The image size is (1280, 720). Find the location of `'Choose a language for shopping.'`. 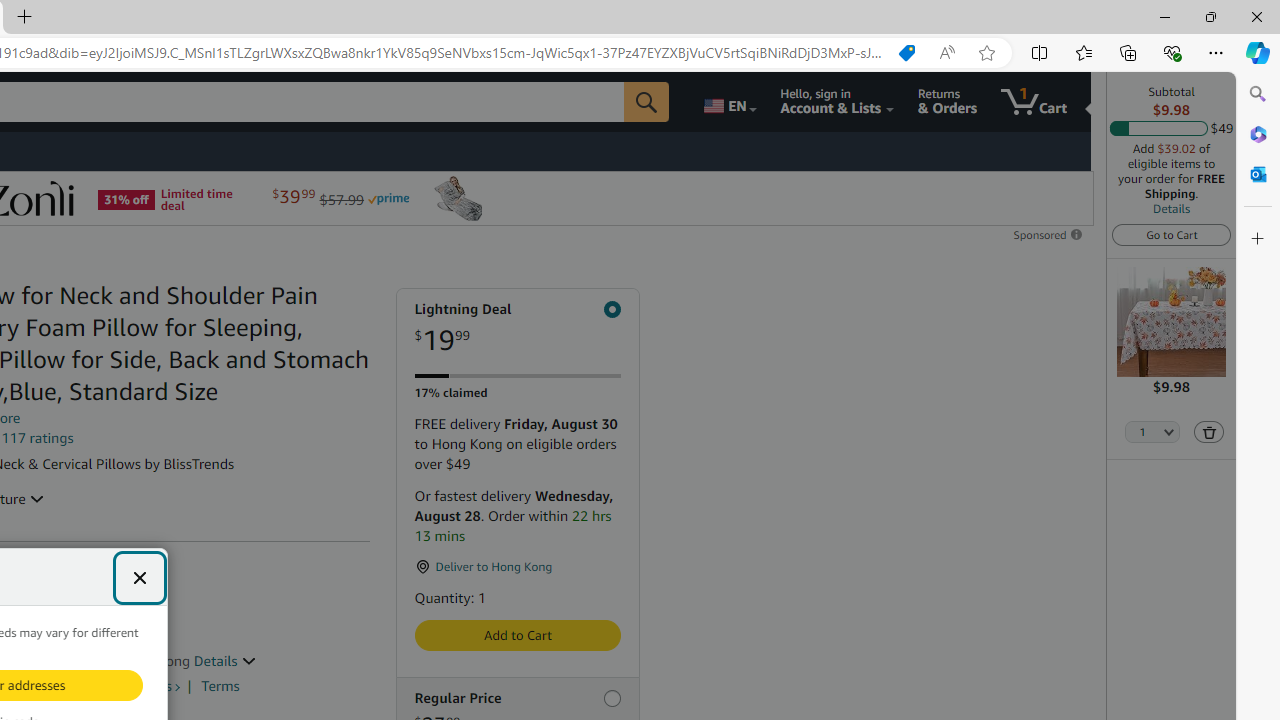

'Choose a language for shopping.' is located at coordinates (727, 101).